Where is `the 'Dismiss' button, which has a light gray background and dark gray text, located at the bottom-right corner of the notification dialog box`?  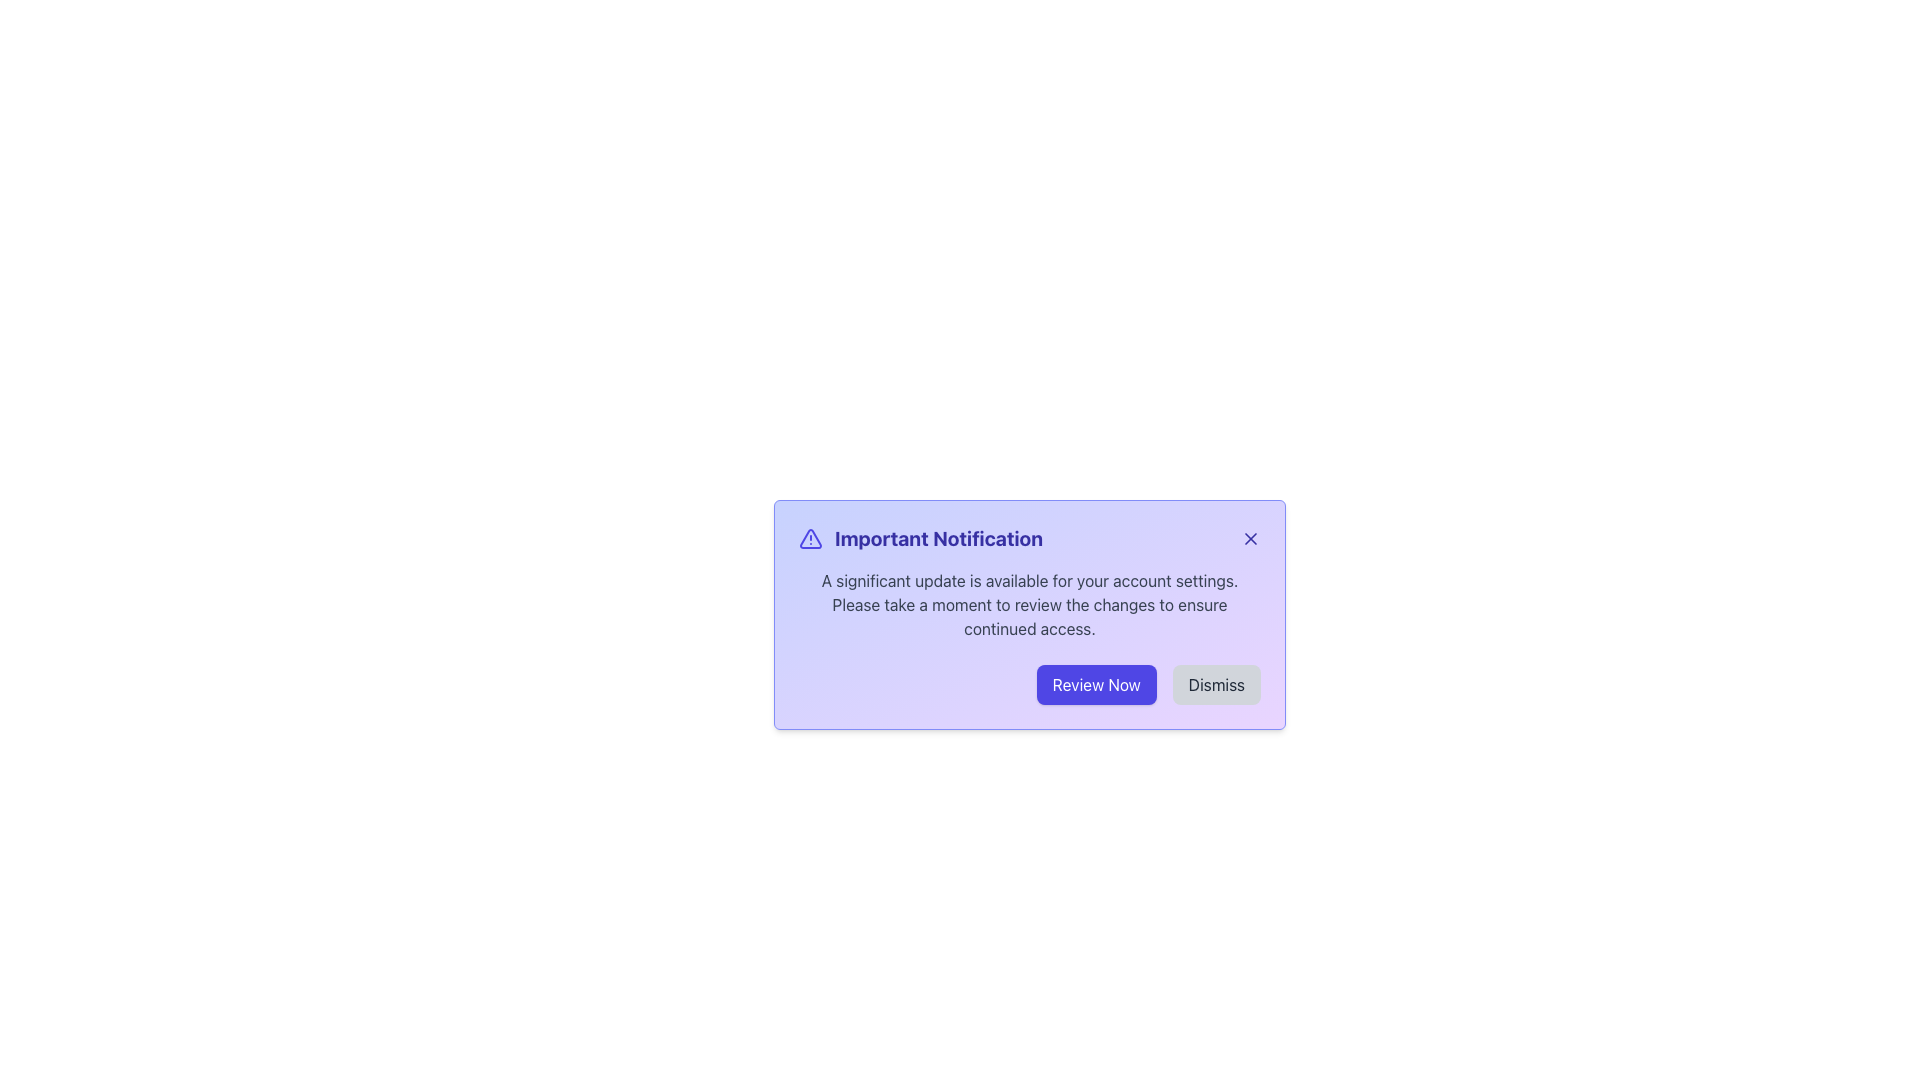 the 'Dismiss' button, which has a light gray background and dark gray text, located at the bottom-right corner of the notification dialog box is located at coordinates (1215, 684).